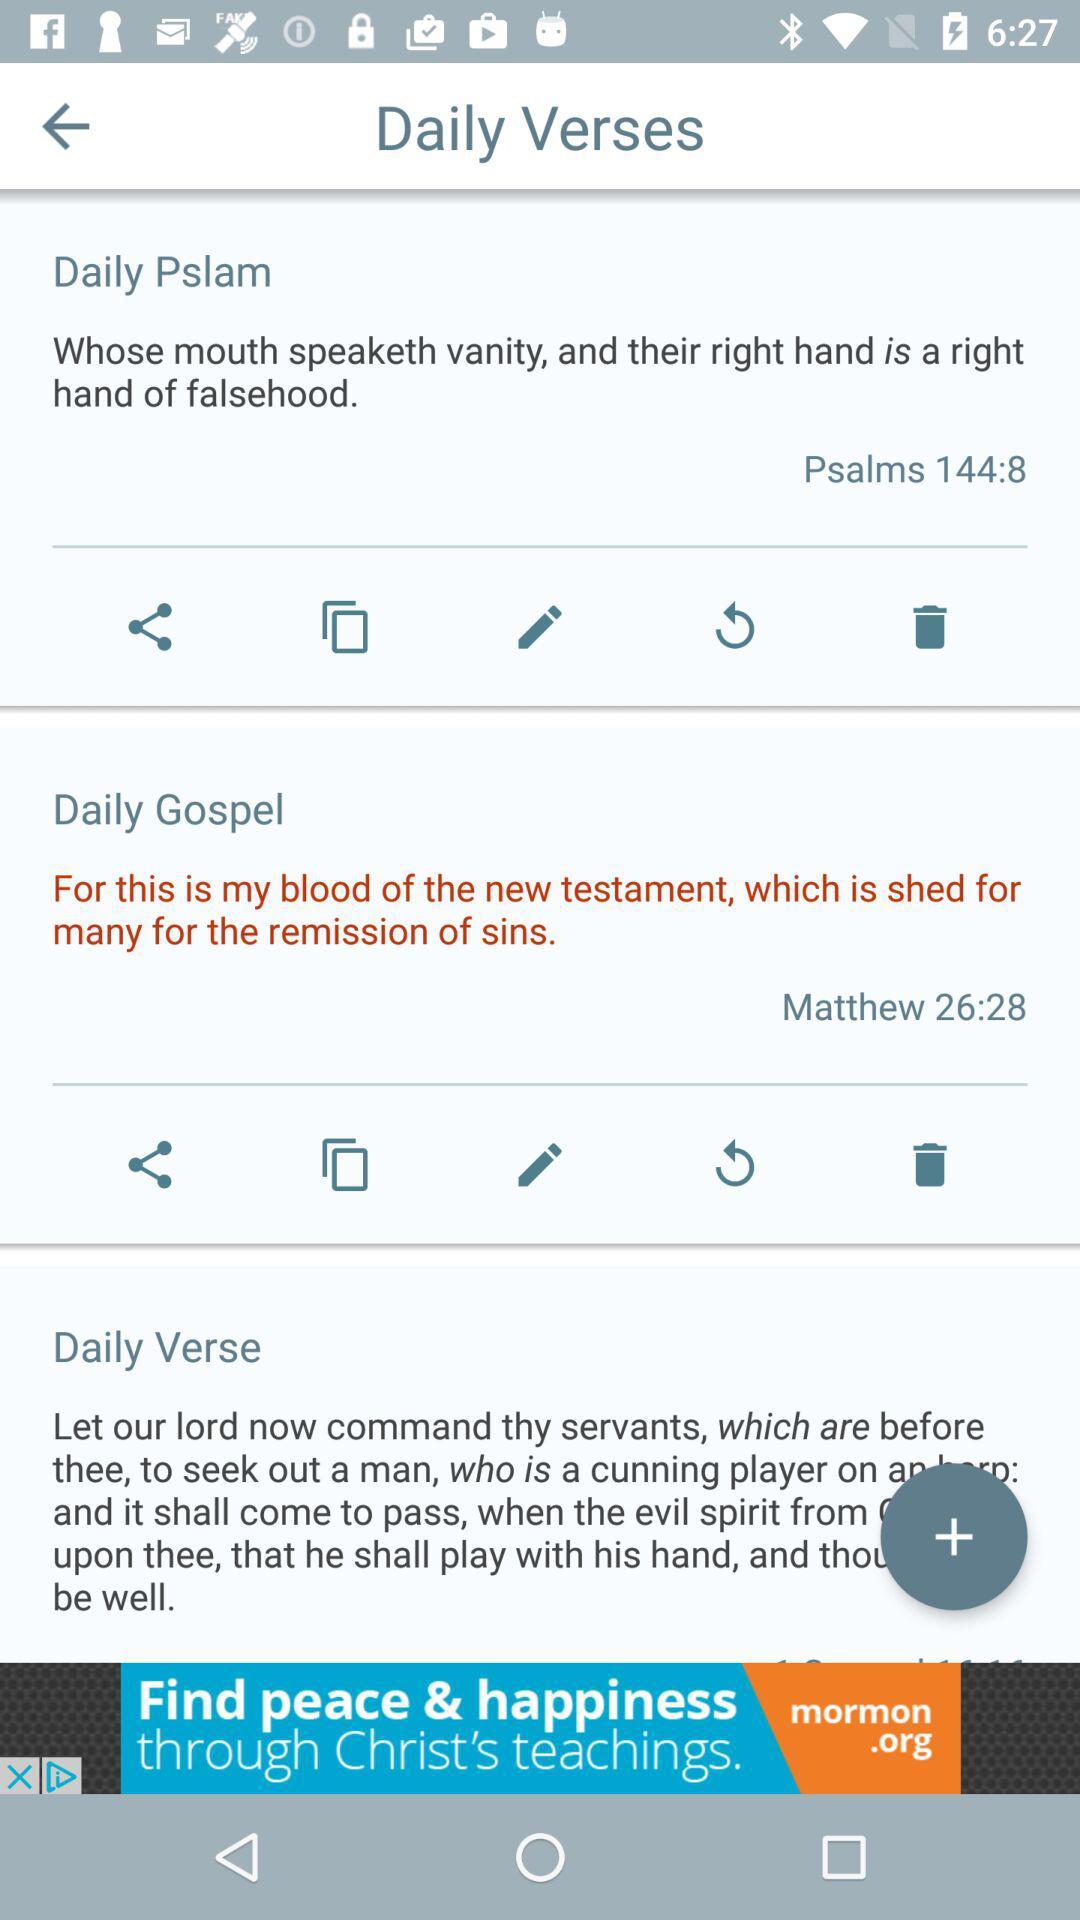  I want to click on to own opption, so click(952, 1535).